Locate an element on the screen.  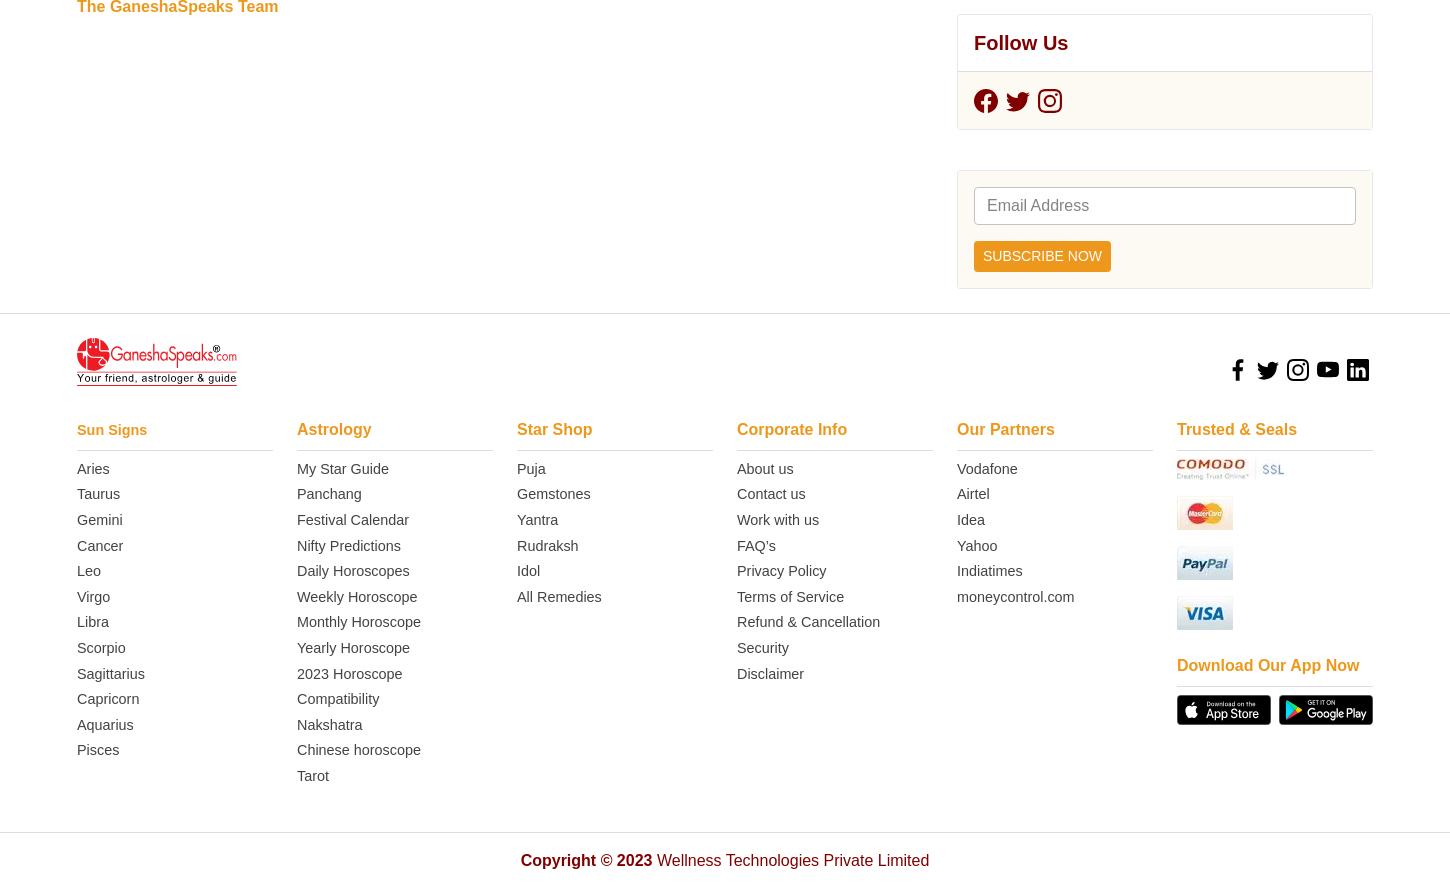
'Nakshatra' is located at coordinates (329, 90).